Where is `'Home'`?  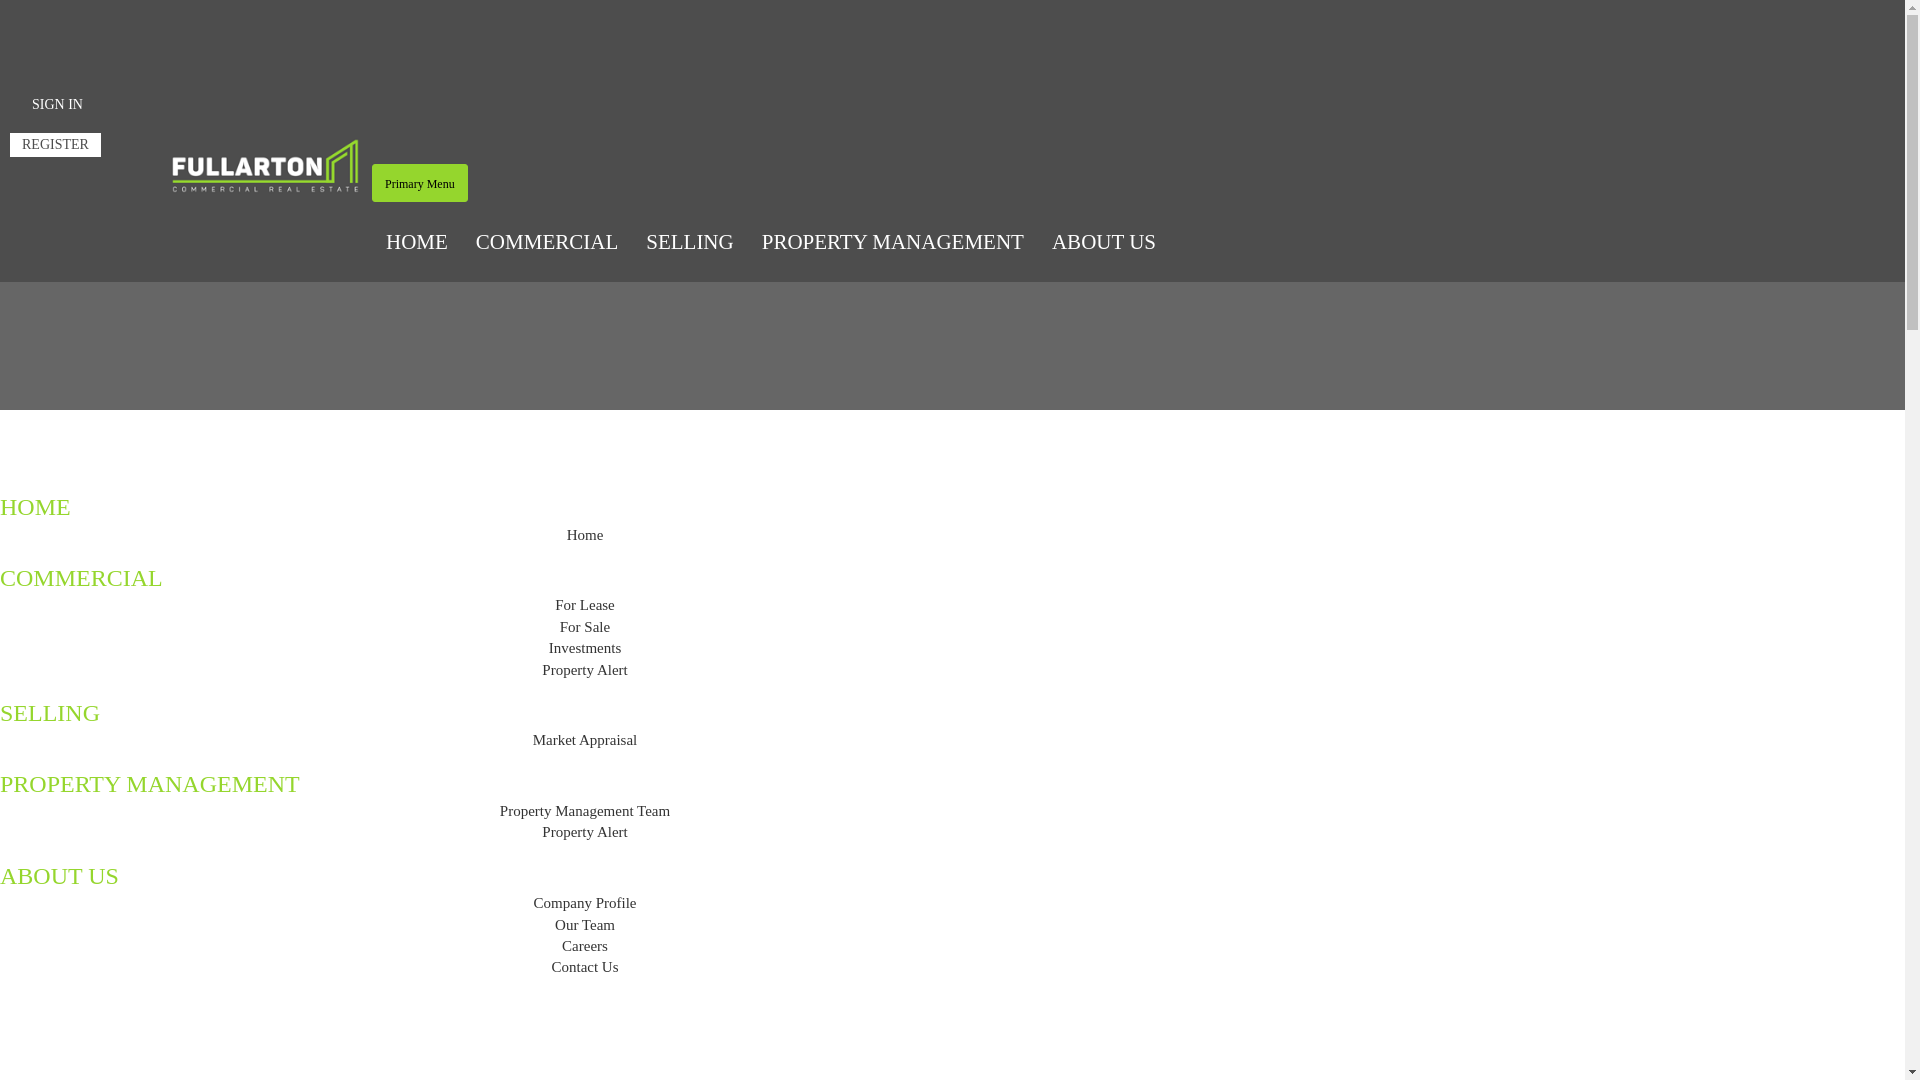
'Home' is located at coordinates (584, 534).